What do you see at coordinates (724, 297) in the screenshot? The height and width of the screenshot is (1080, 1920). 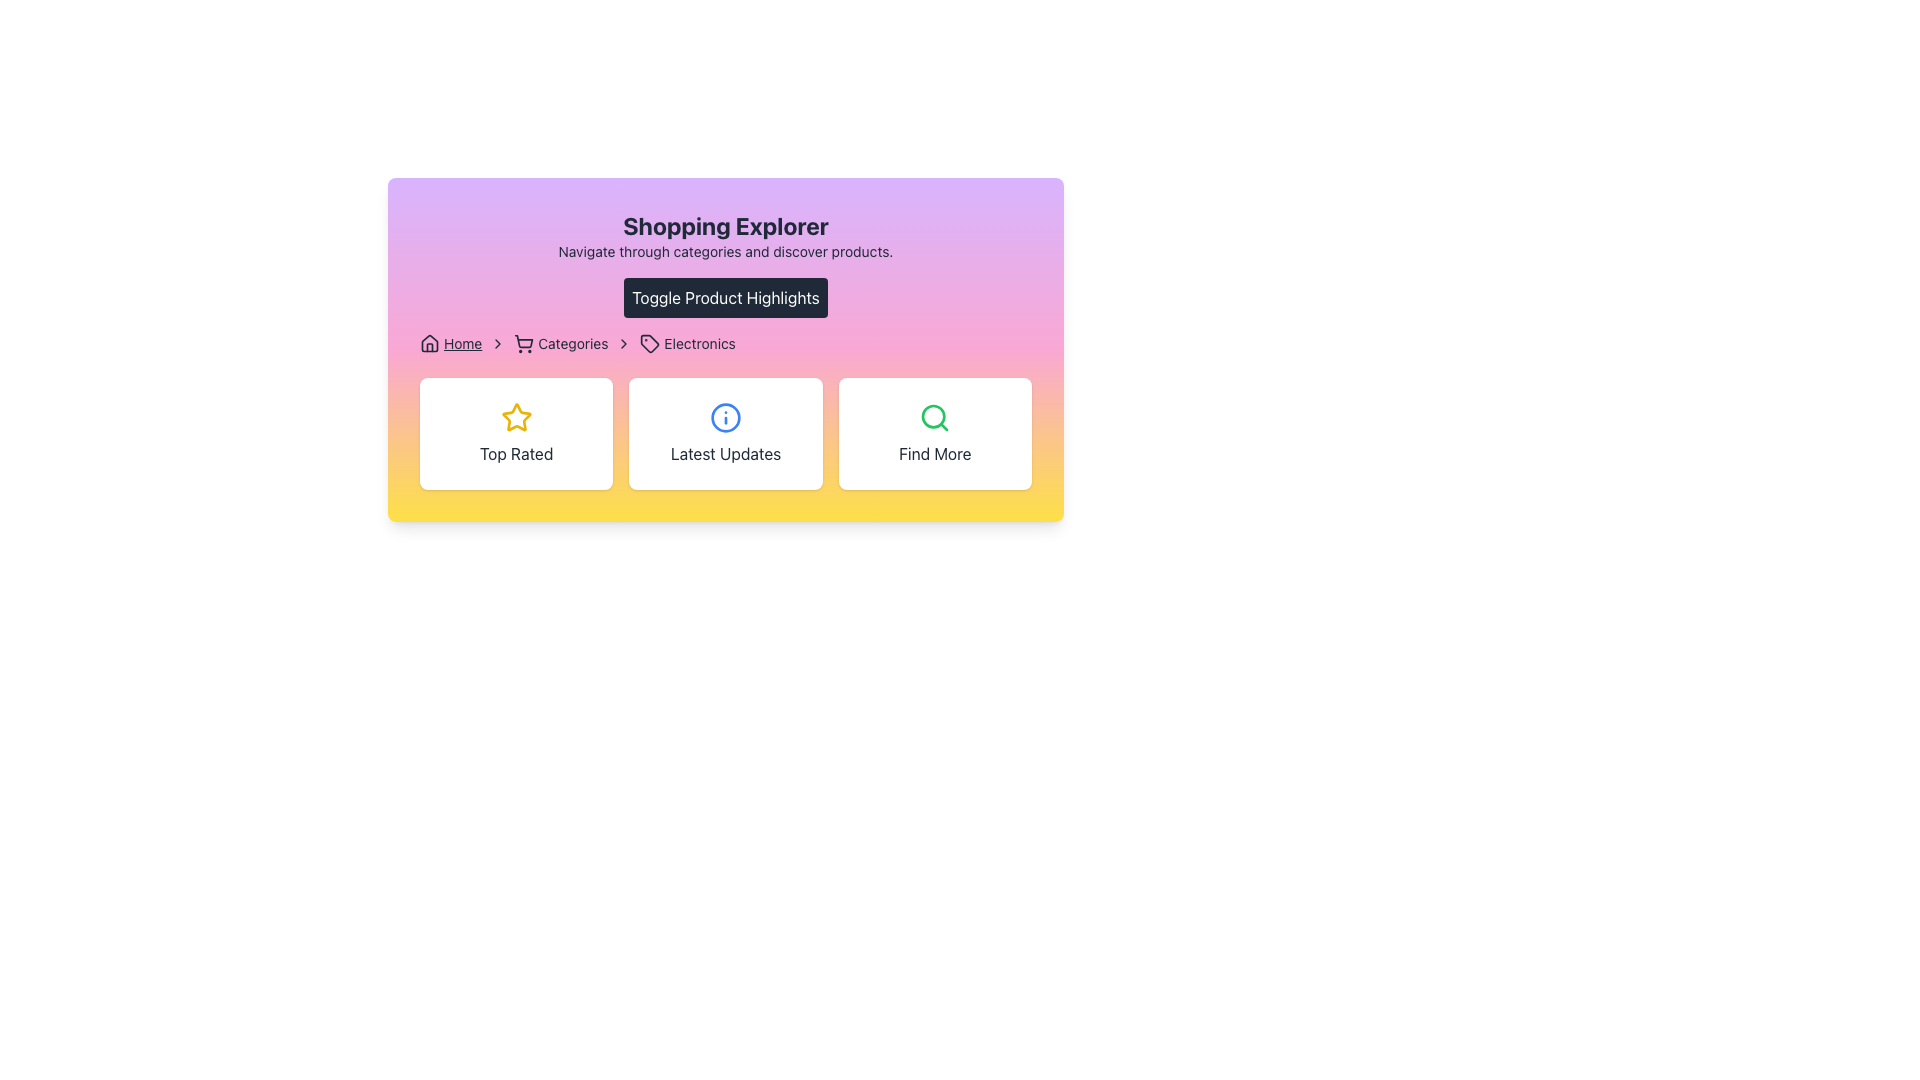 I see `the button that toggles the visibility of product highlights, located beneath 'Shopping Explorer' and above the navigation breadcrumb` at bounding box center [724, 297].